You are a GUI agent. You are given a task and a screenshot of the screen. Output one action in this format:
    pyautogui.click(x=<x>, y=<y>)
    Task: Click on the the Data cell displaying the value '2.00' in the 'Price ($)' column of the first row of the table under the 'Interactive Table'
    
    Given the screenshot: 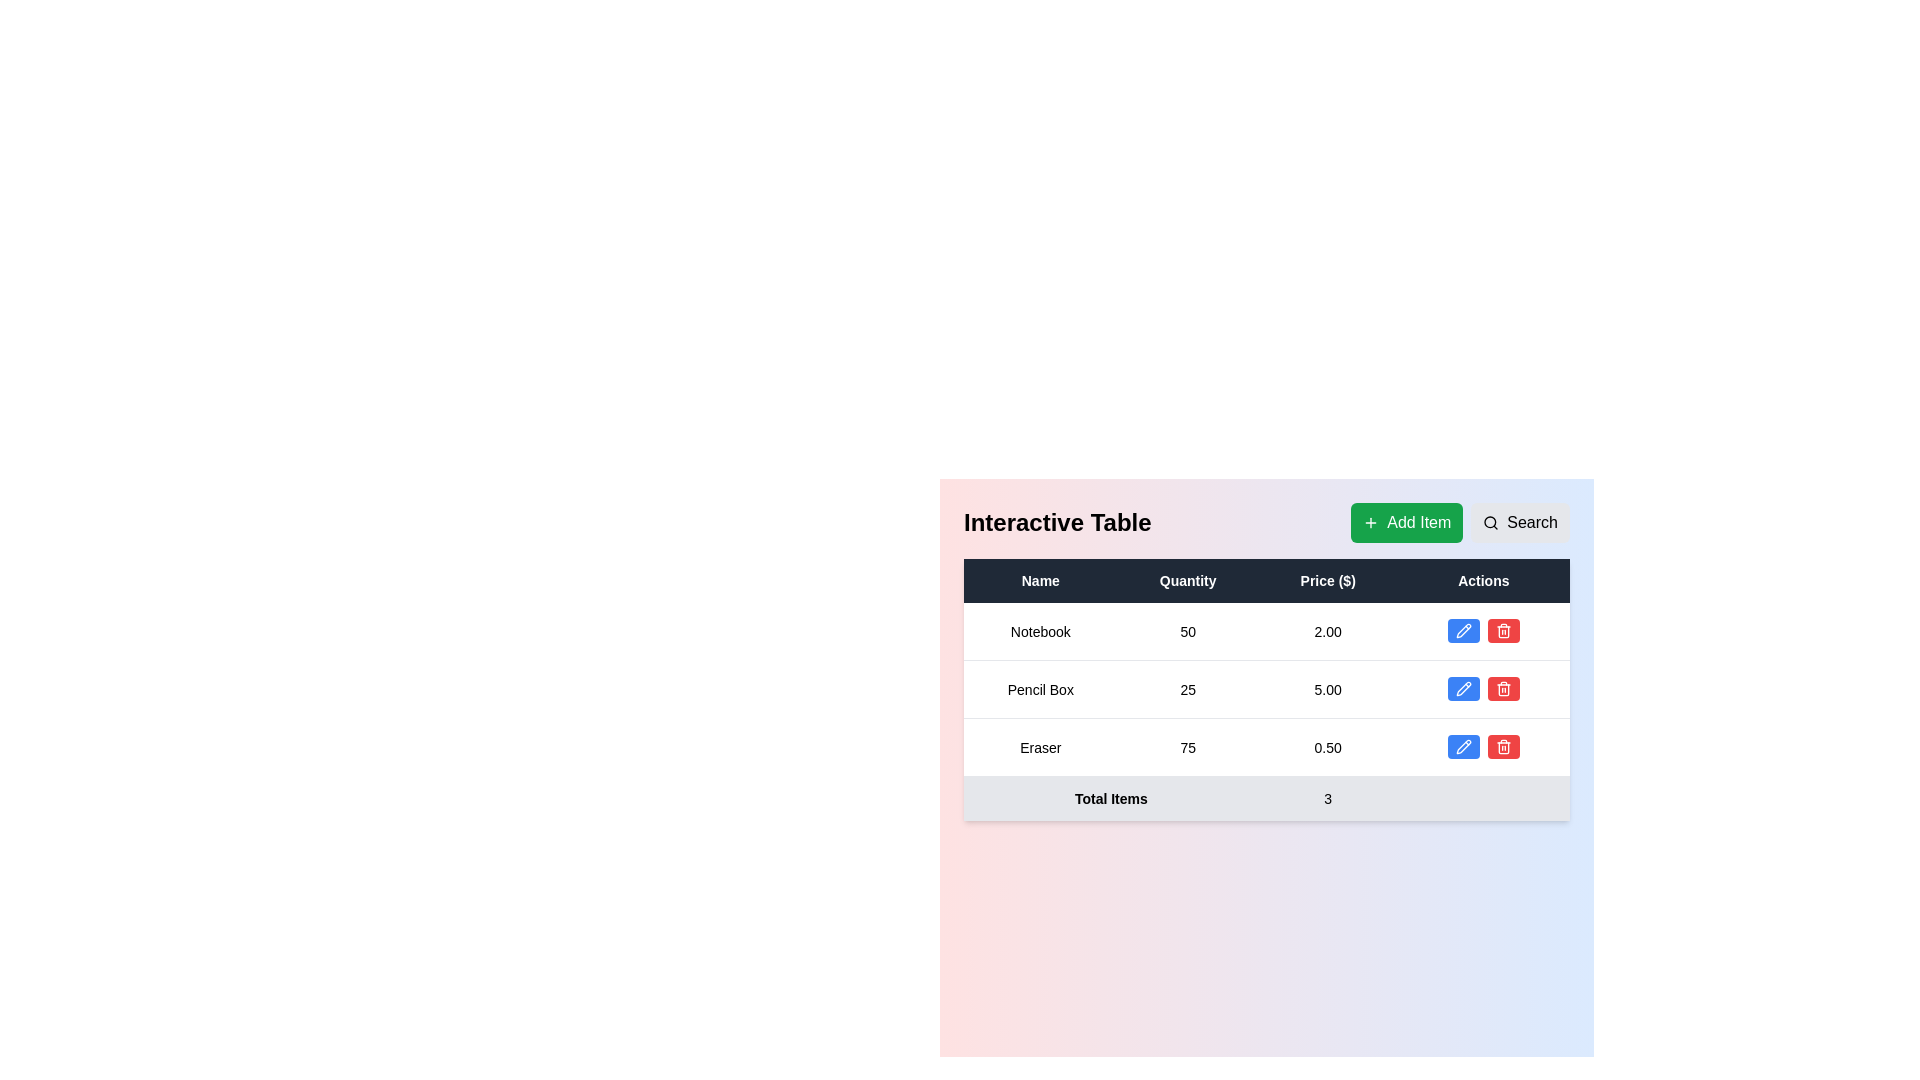 What is the action you would take?
    pyautogui.click(x=1328, y=631)
    